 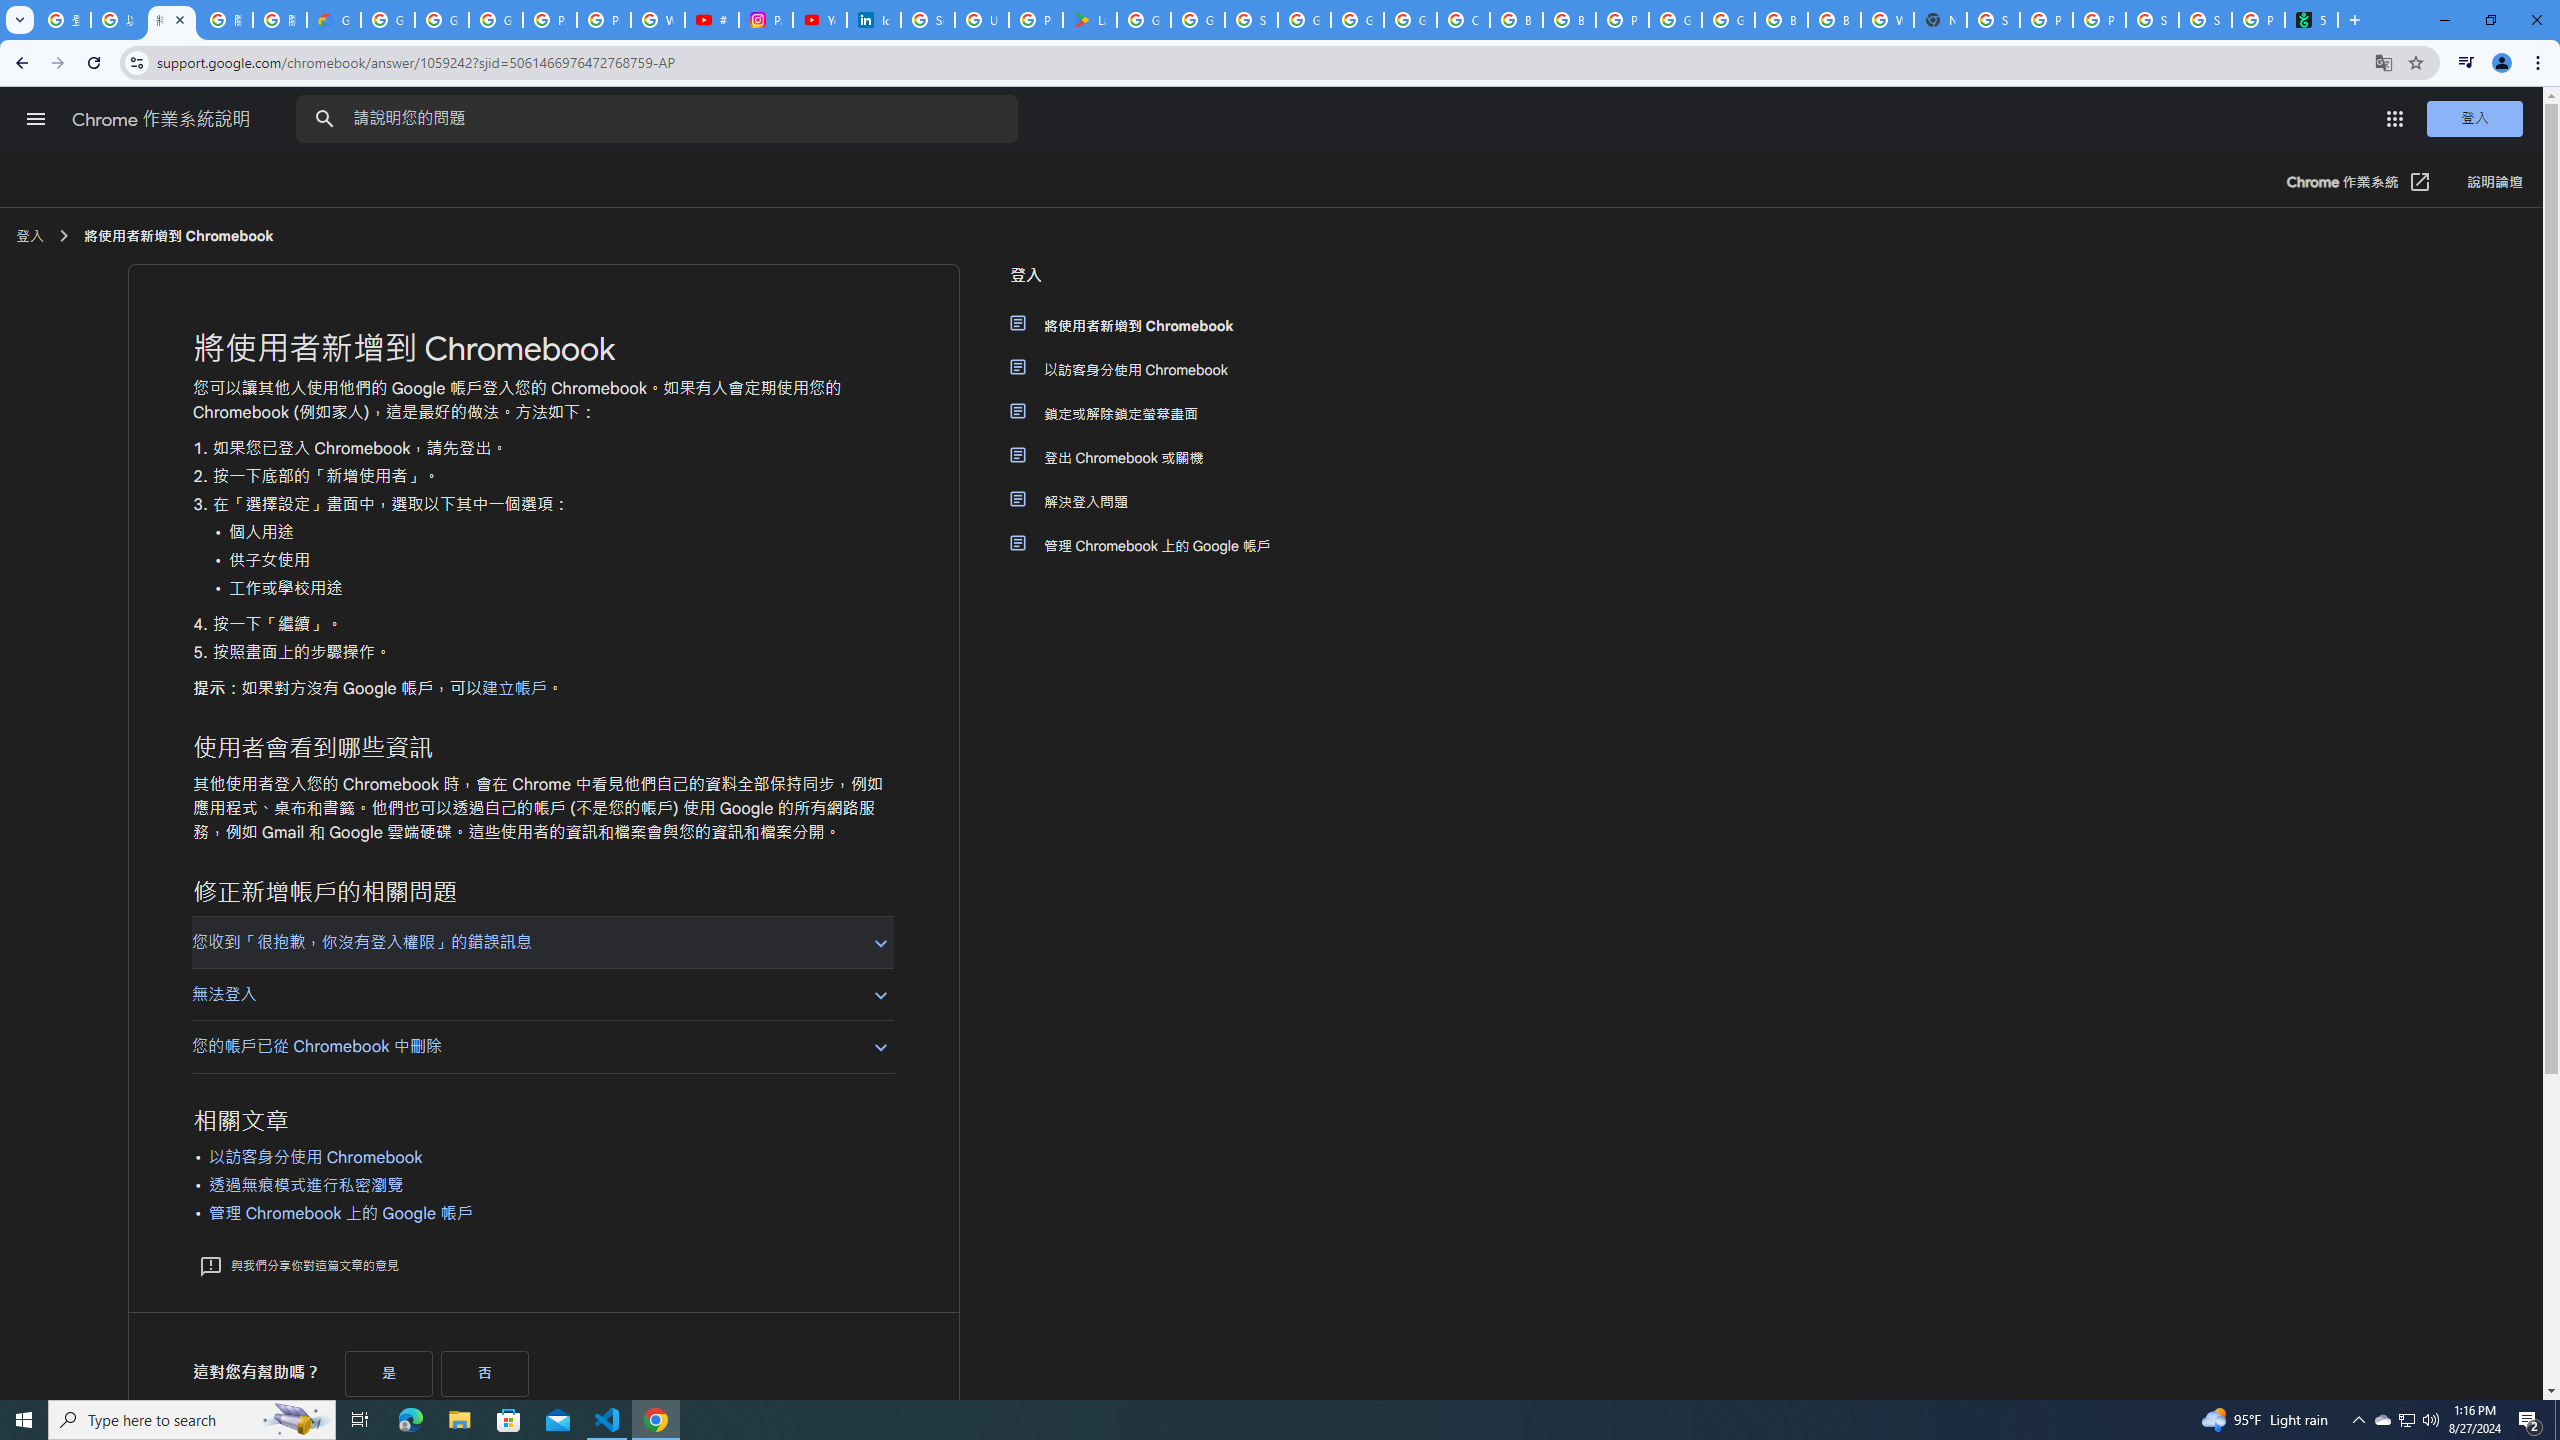 I want to click on 'Last Shelter: Survival - Apps on Google Play', so click(x=1089, y=19).